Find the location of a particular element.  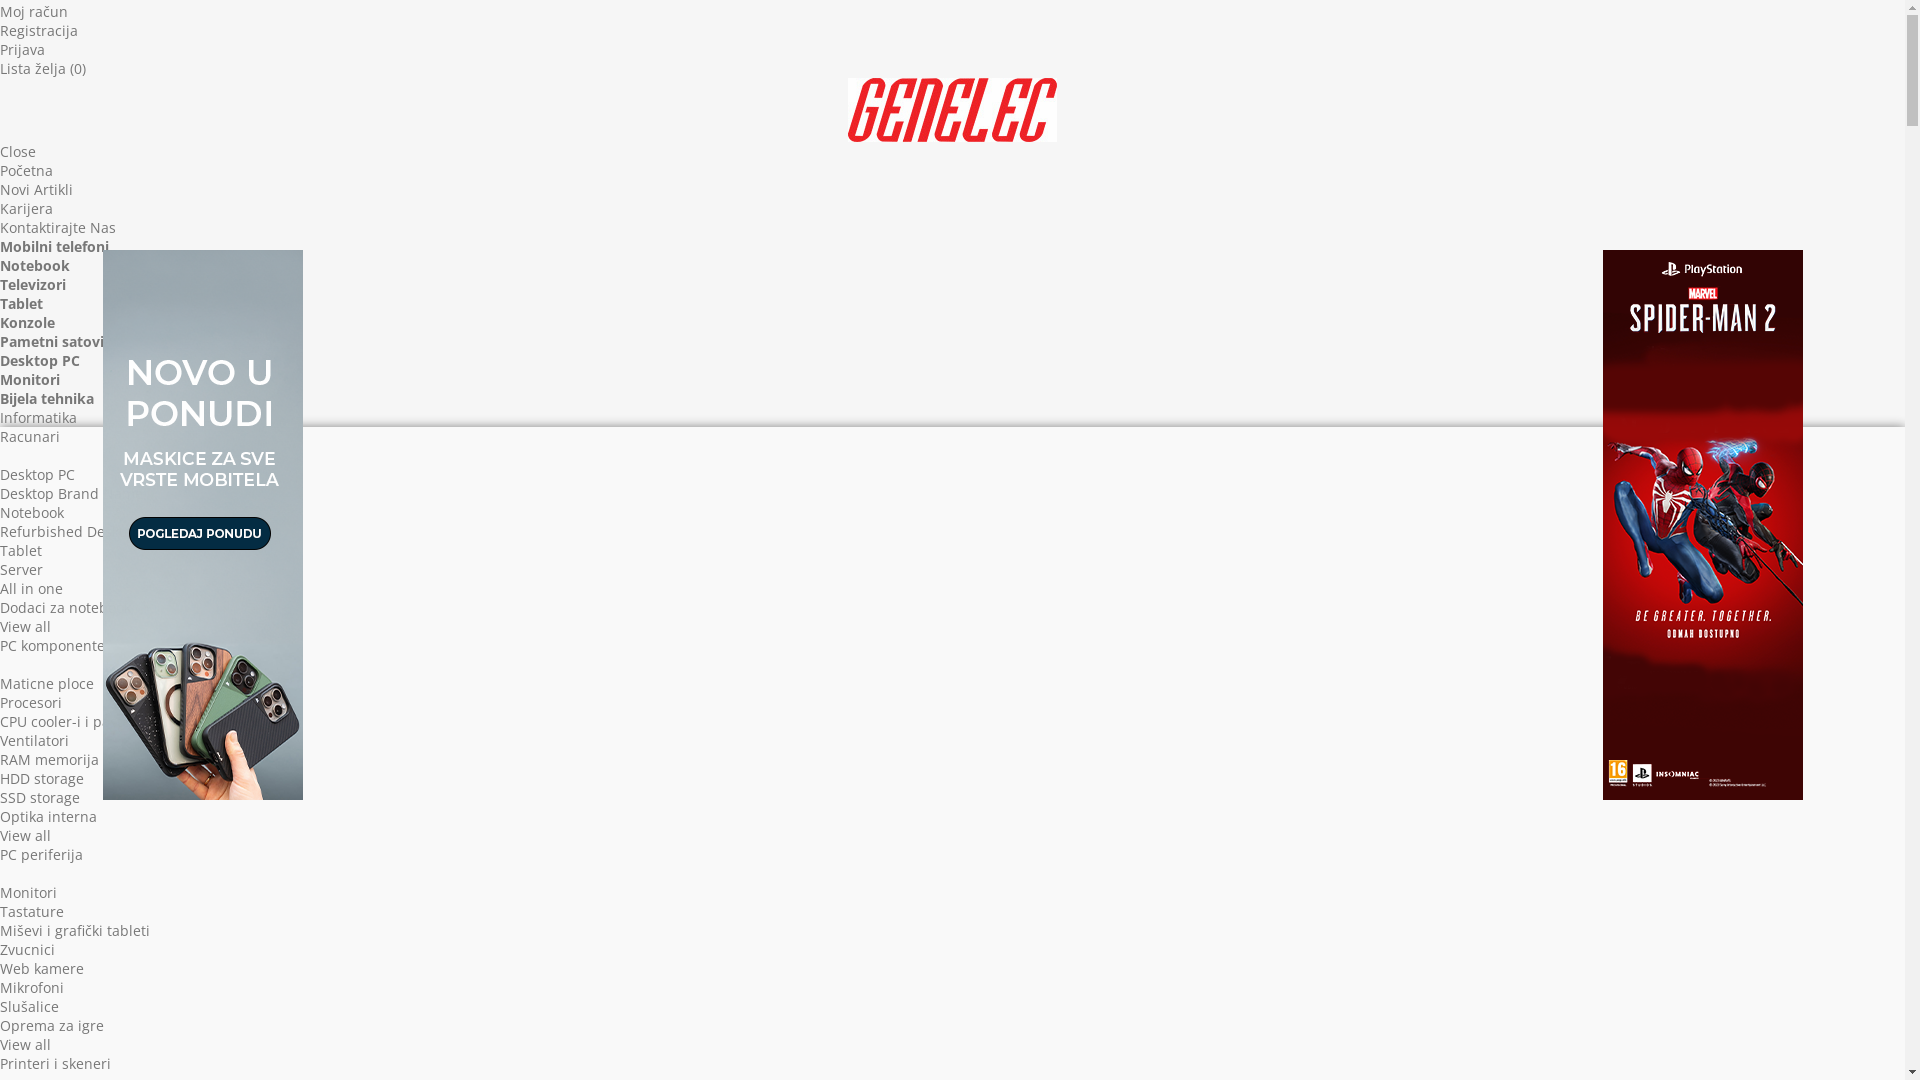

'Novi Artikli' is located at coordinates (0, 189).